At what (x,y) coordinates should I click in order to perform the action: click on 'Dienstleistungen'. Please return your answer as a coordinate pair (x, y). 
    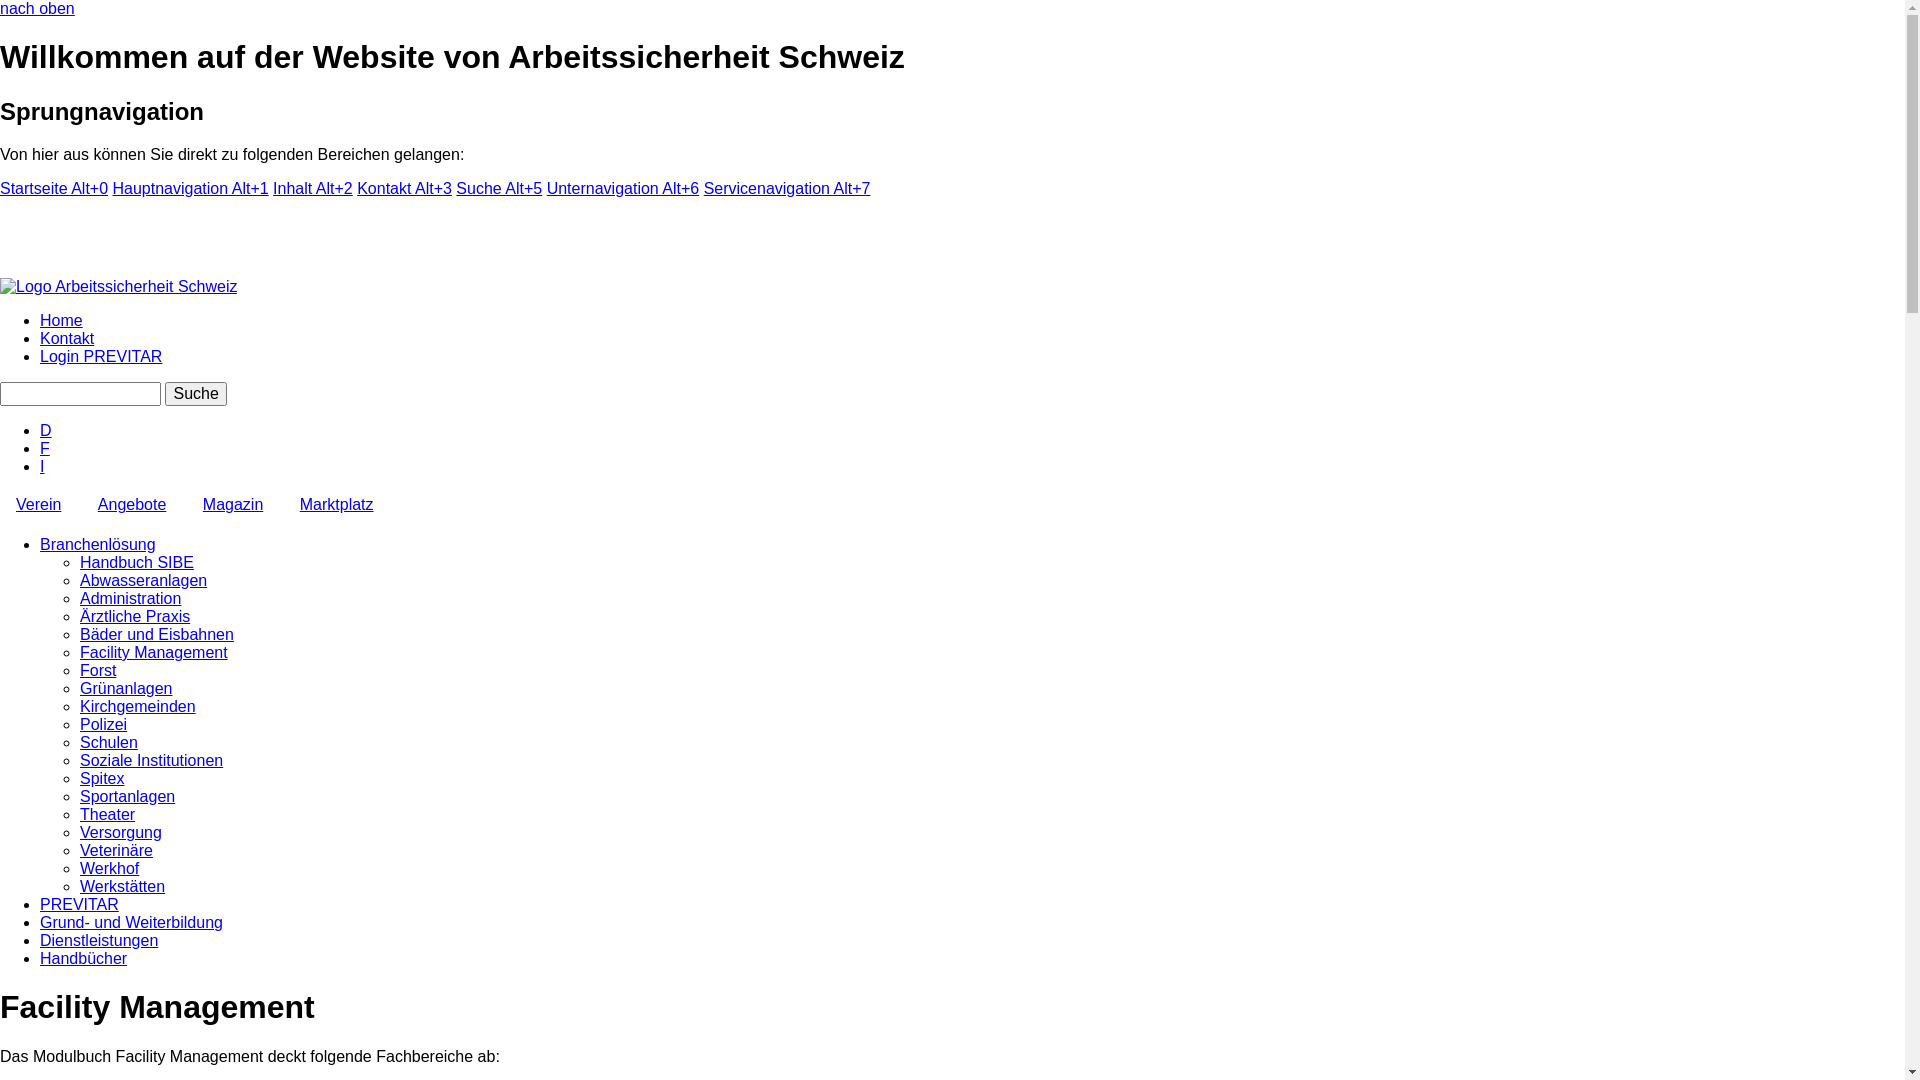
    Looking at the image, I should click on (98, 940).